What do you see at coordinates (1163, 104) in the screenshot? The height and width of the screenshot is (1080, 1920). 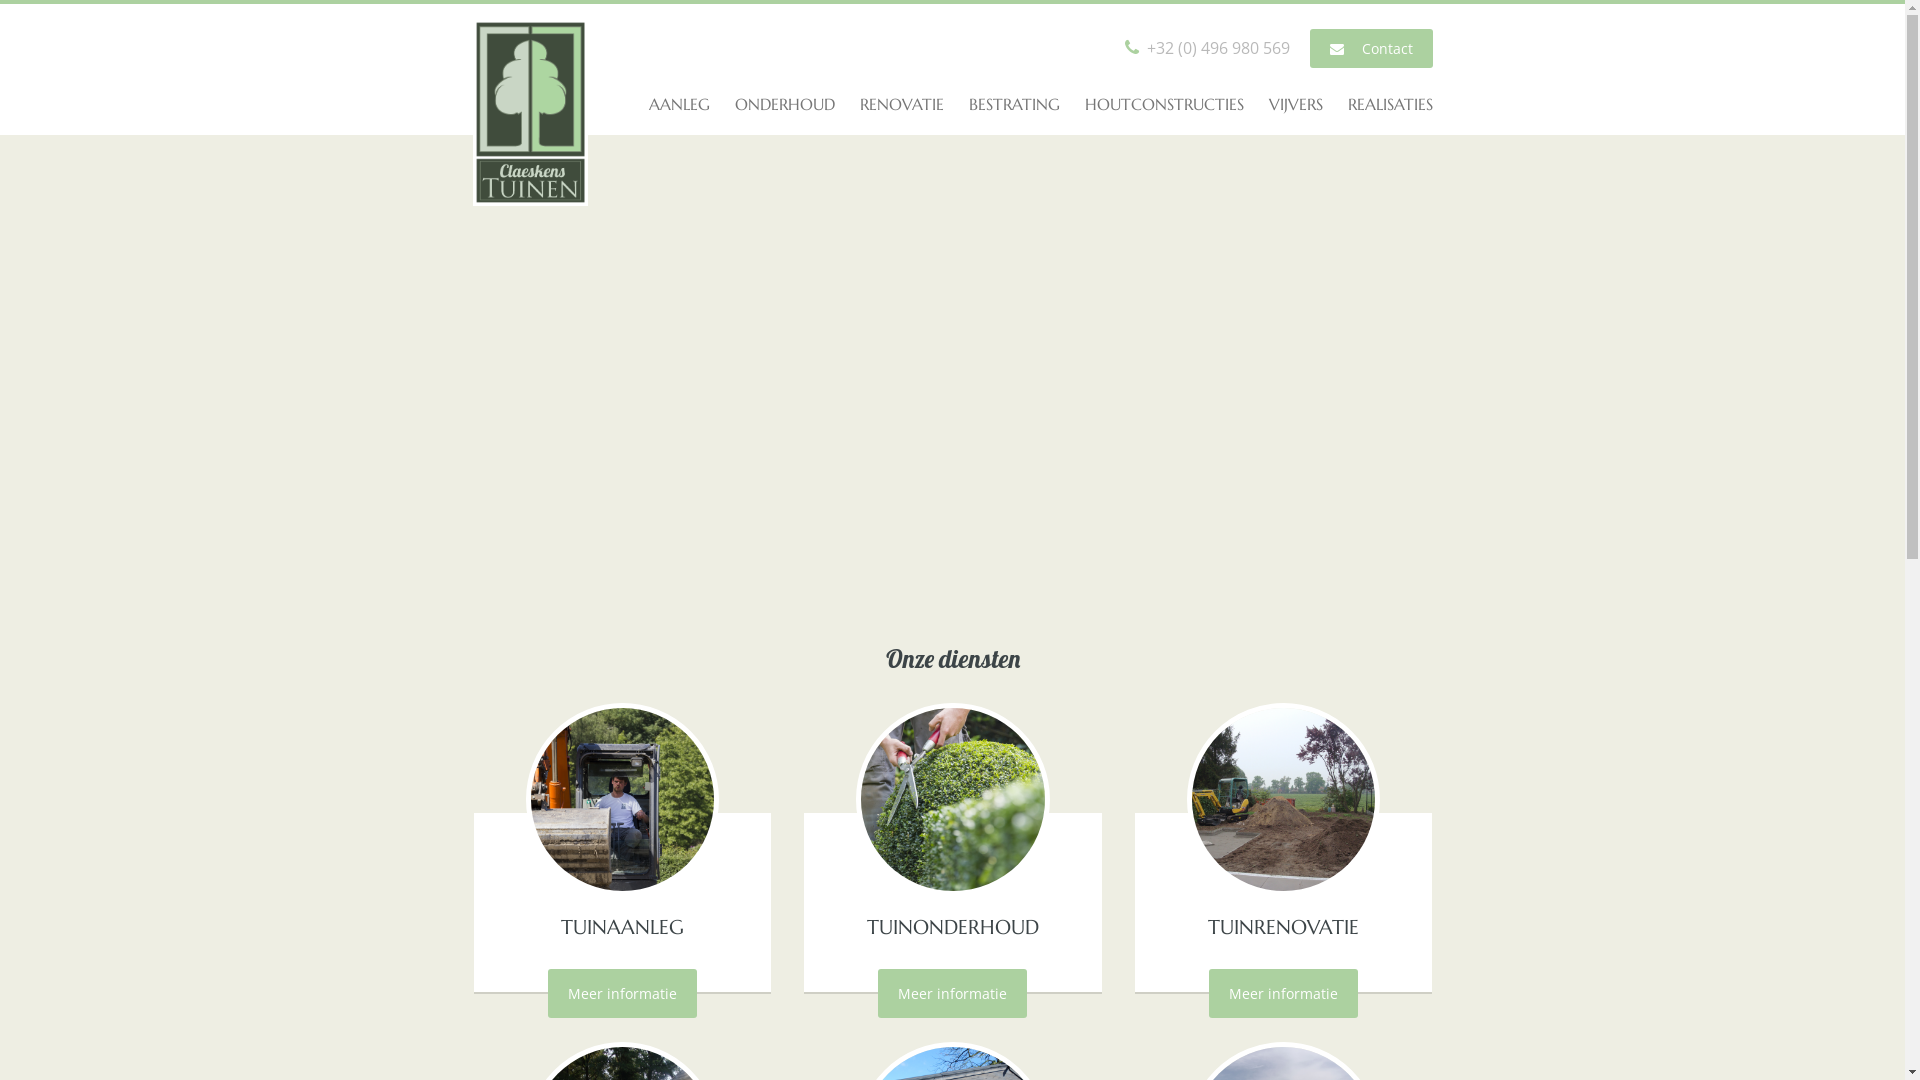 I see `'HOUTCONSTRUCTIES'` at bounding box center [1163, 104].